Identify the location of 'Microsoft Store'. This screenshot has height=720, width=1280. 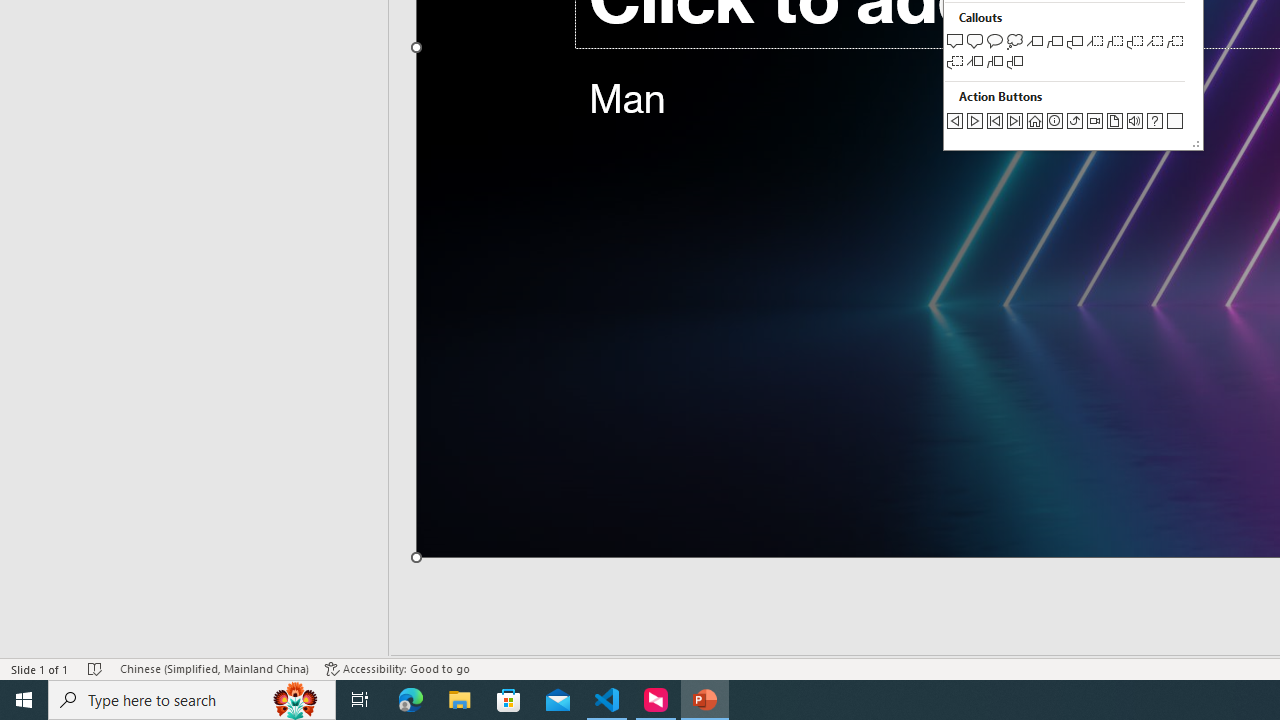
(509, 698).